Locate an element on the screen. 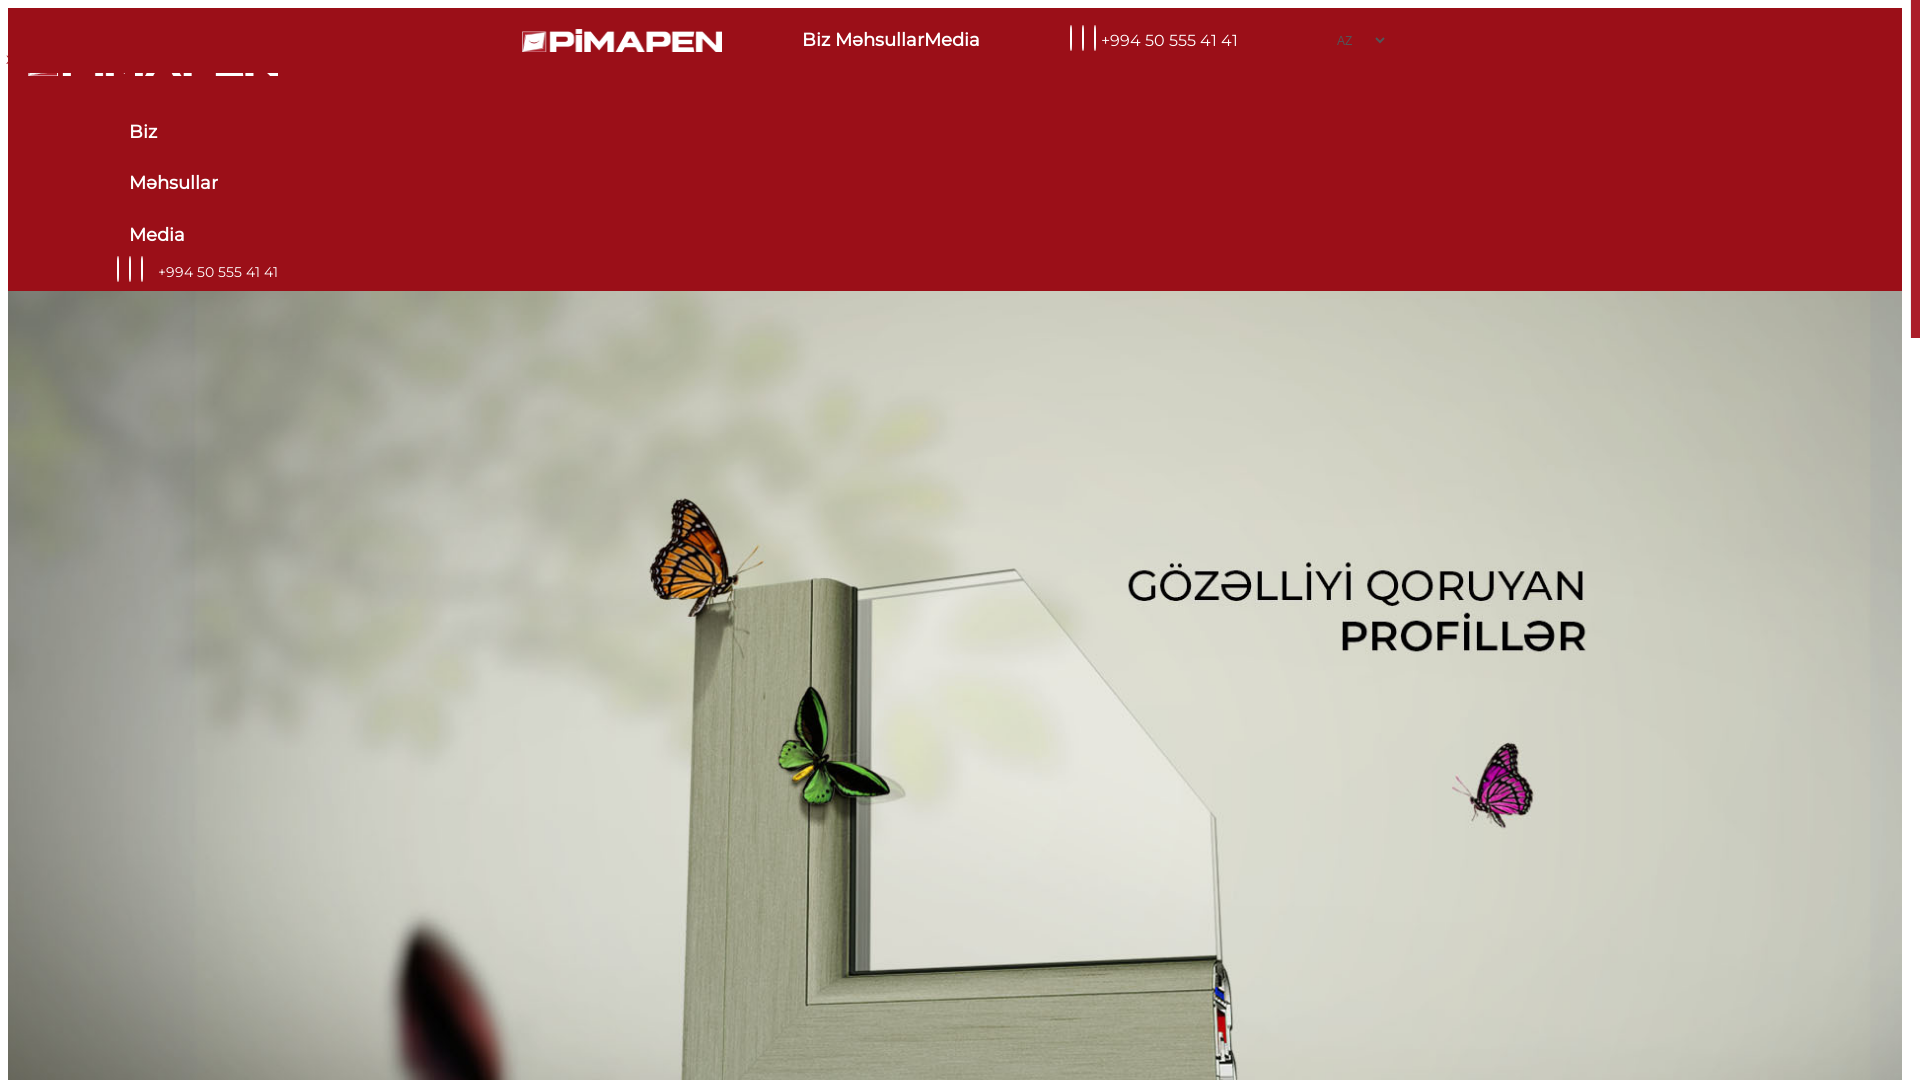 The image size is (1920, 1080). 'BLOQ' is located at coordinates (141, 58).